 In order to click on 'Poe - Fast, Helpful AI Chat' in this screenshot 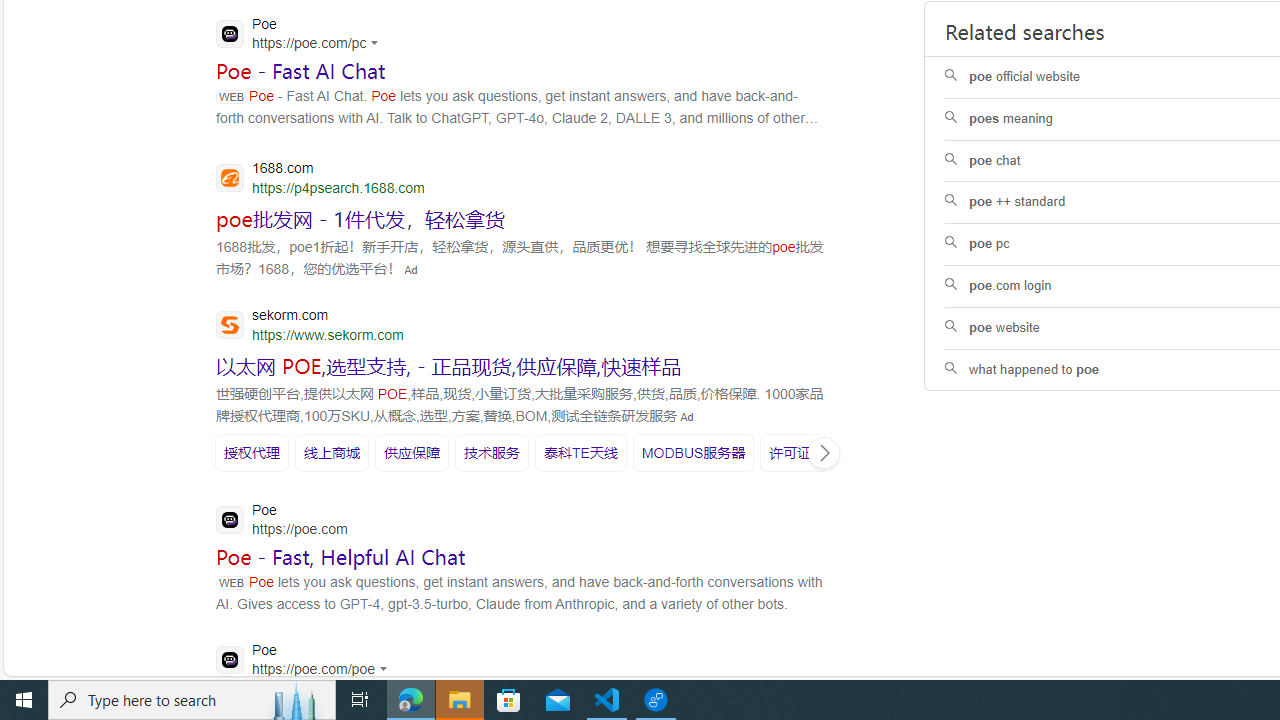, I will do `click(341, 557)`.